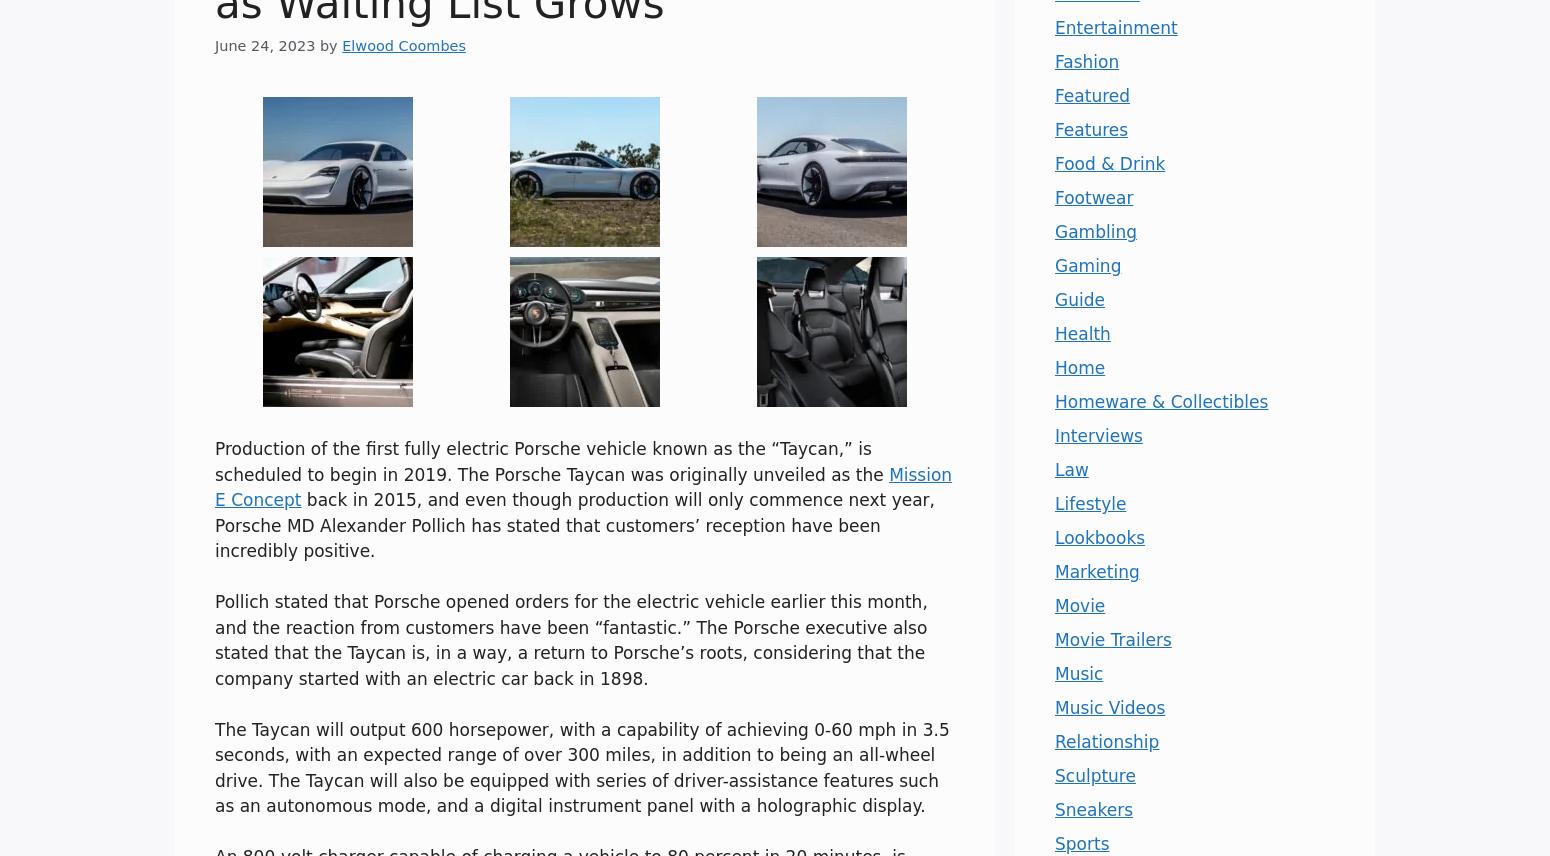  What do you see at coordinates (551, 461) in the screenshot?
I see `'Production of the first fully electric Porsche vehicle known as the “Taycan,” is scheduled to begin in 2019. The Porsche Taycan was originally unveiled as the'` at bounding box center [551, 461].